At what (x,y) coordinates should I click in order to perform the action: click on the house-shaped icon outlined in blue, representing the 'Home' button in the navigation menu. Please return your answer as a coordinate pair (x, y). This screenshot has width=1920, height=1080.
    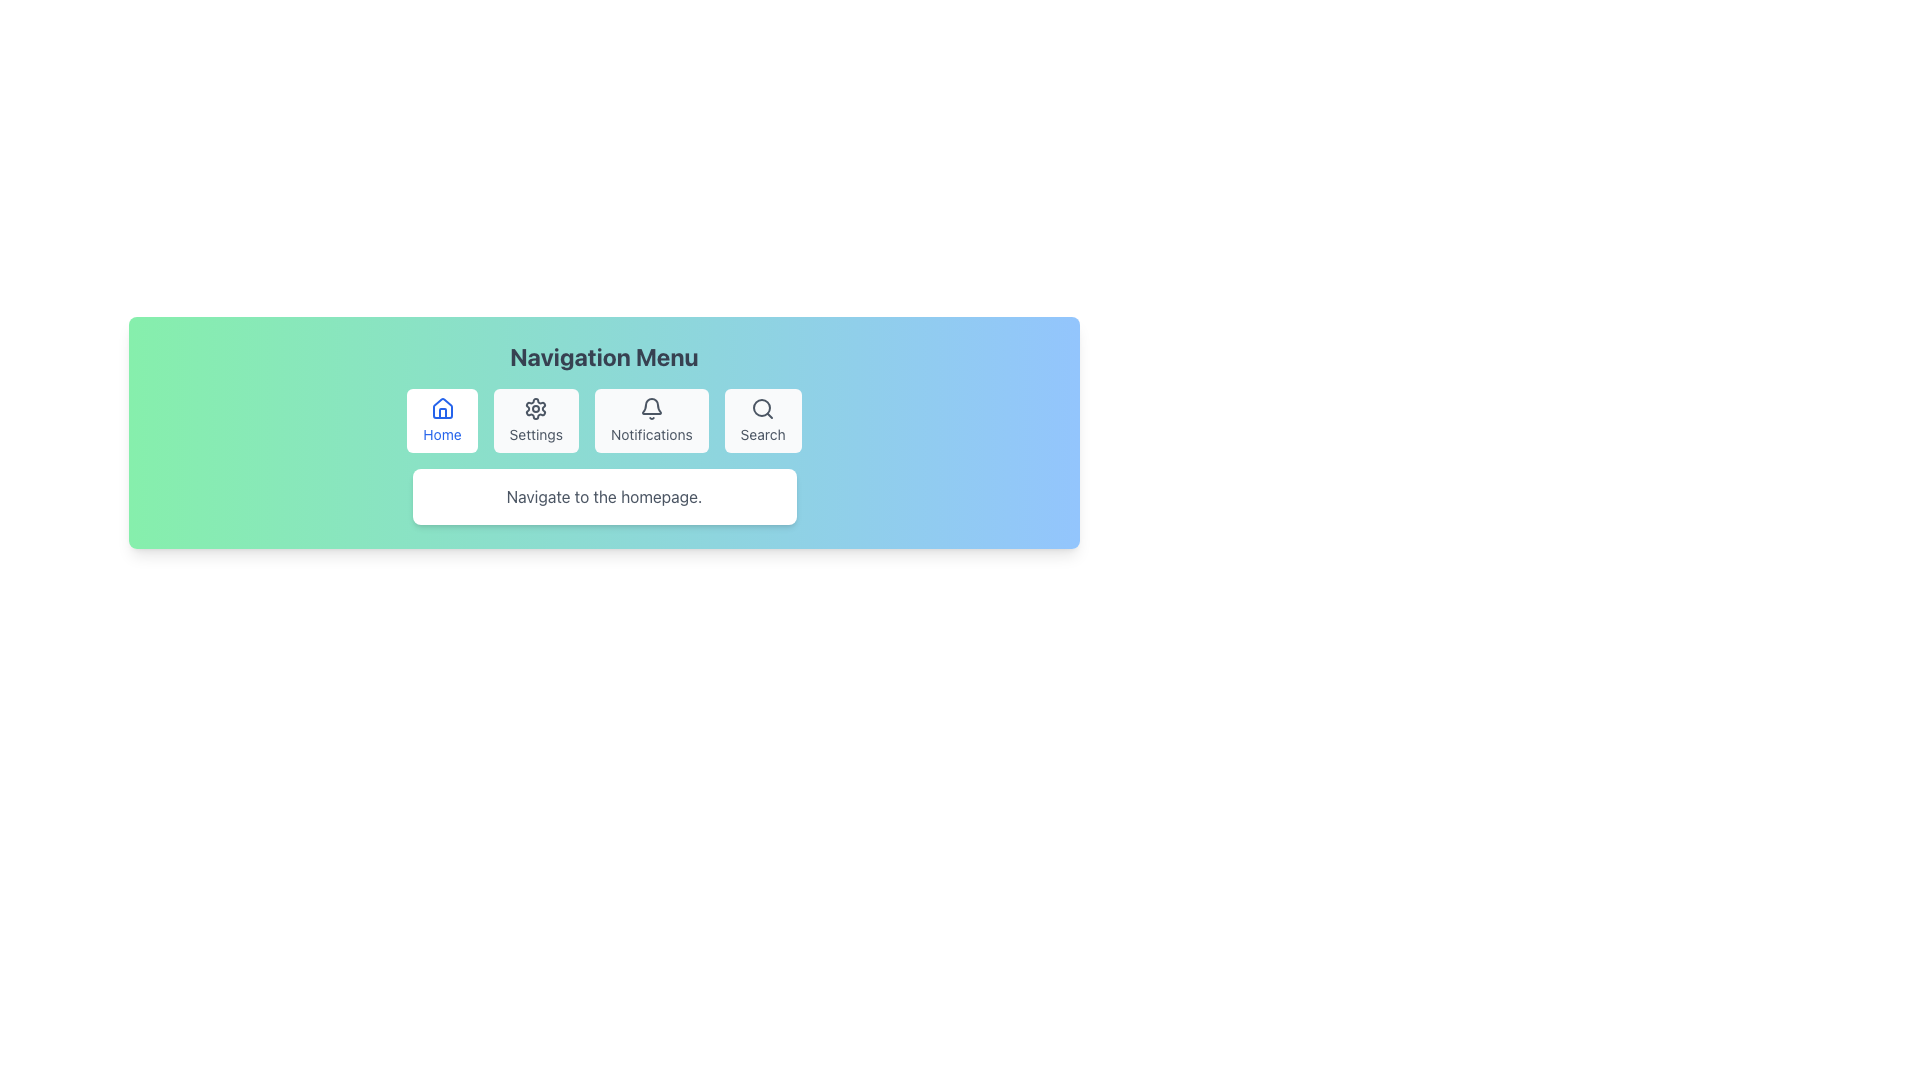
    Looking at the image, I should click on (441, 407).